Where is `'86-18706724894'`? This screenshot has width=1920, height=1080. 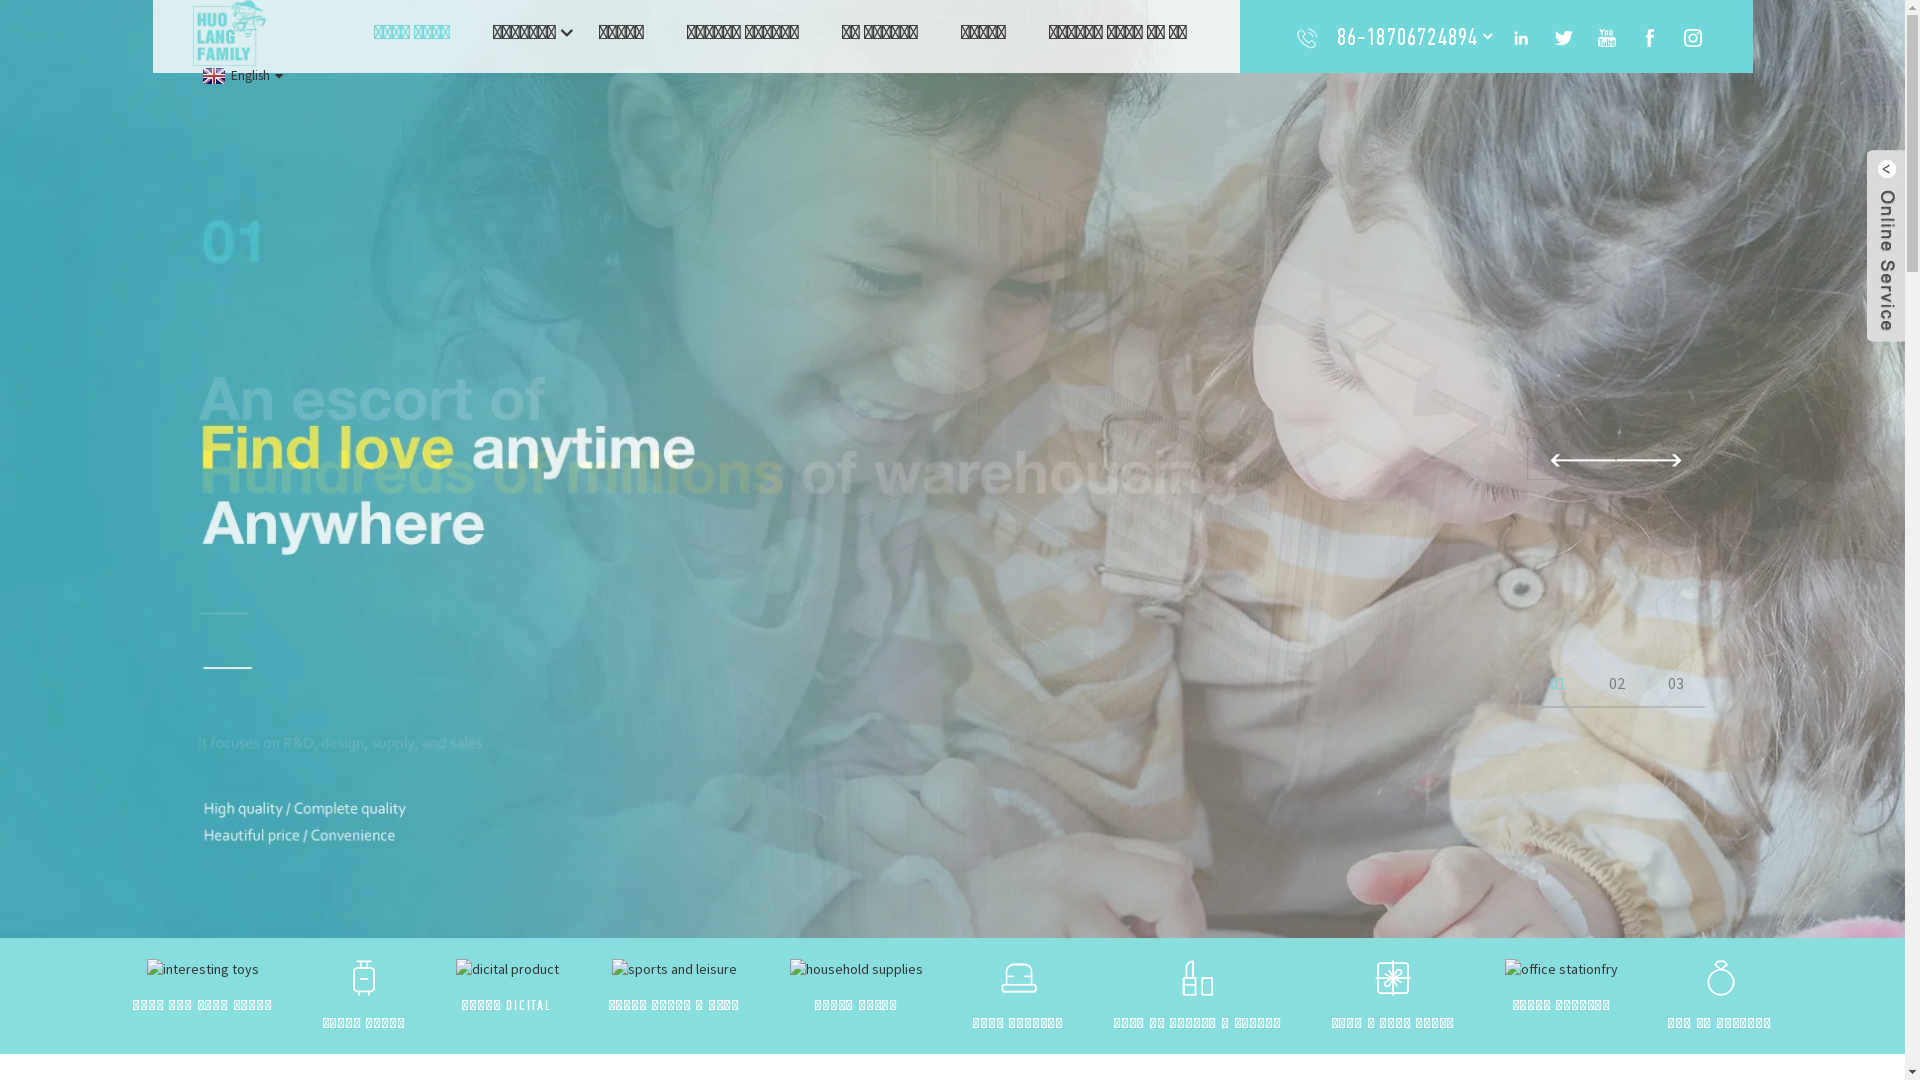 '86-18706724894' is located at coordinates (1406, 36).